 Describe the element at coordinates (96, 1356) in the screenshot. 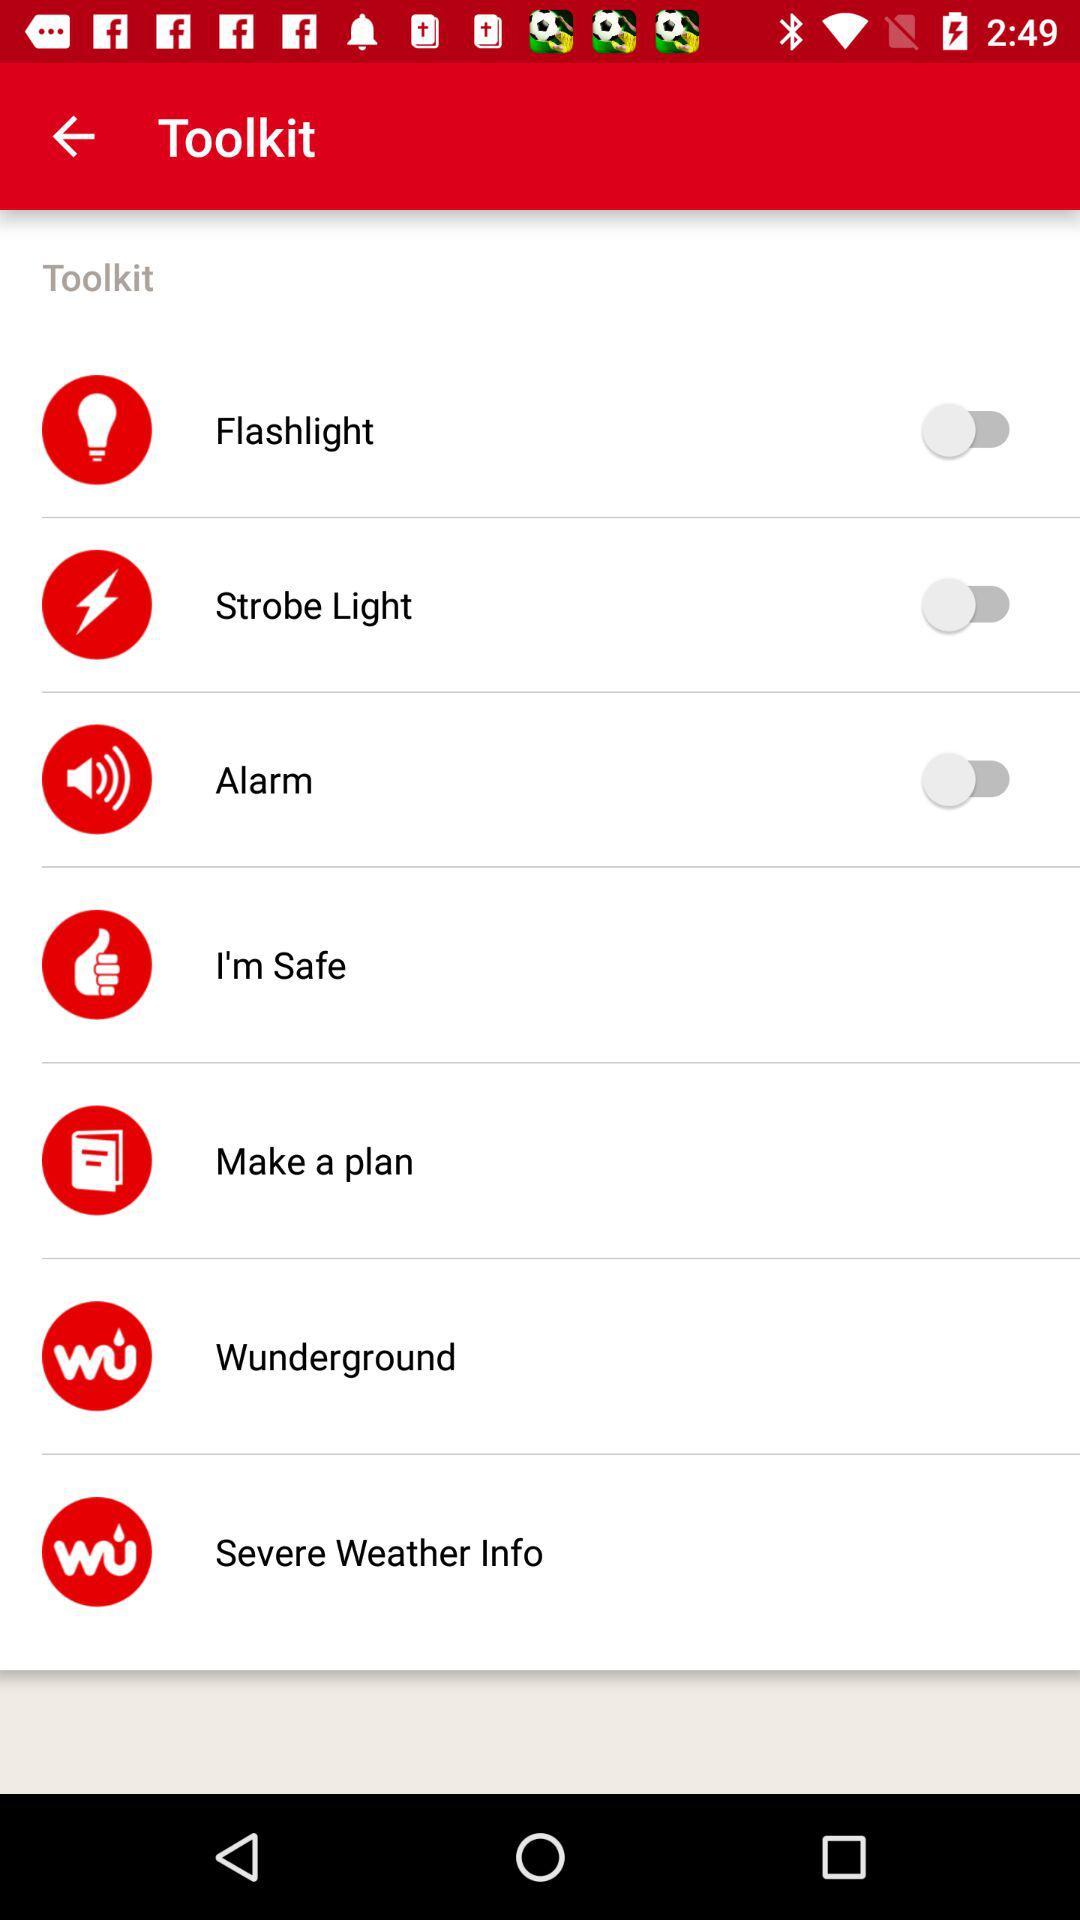

I see `the icon left to wunderground` at that location.